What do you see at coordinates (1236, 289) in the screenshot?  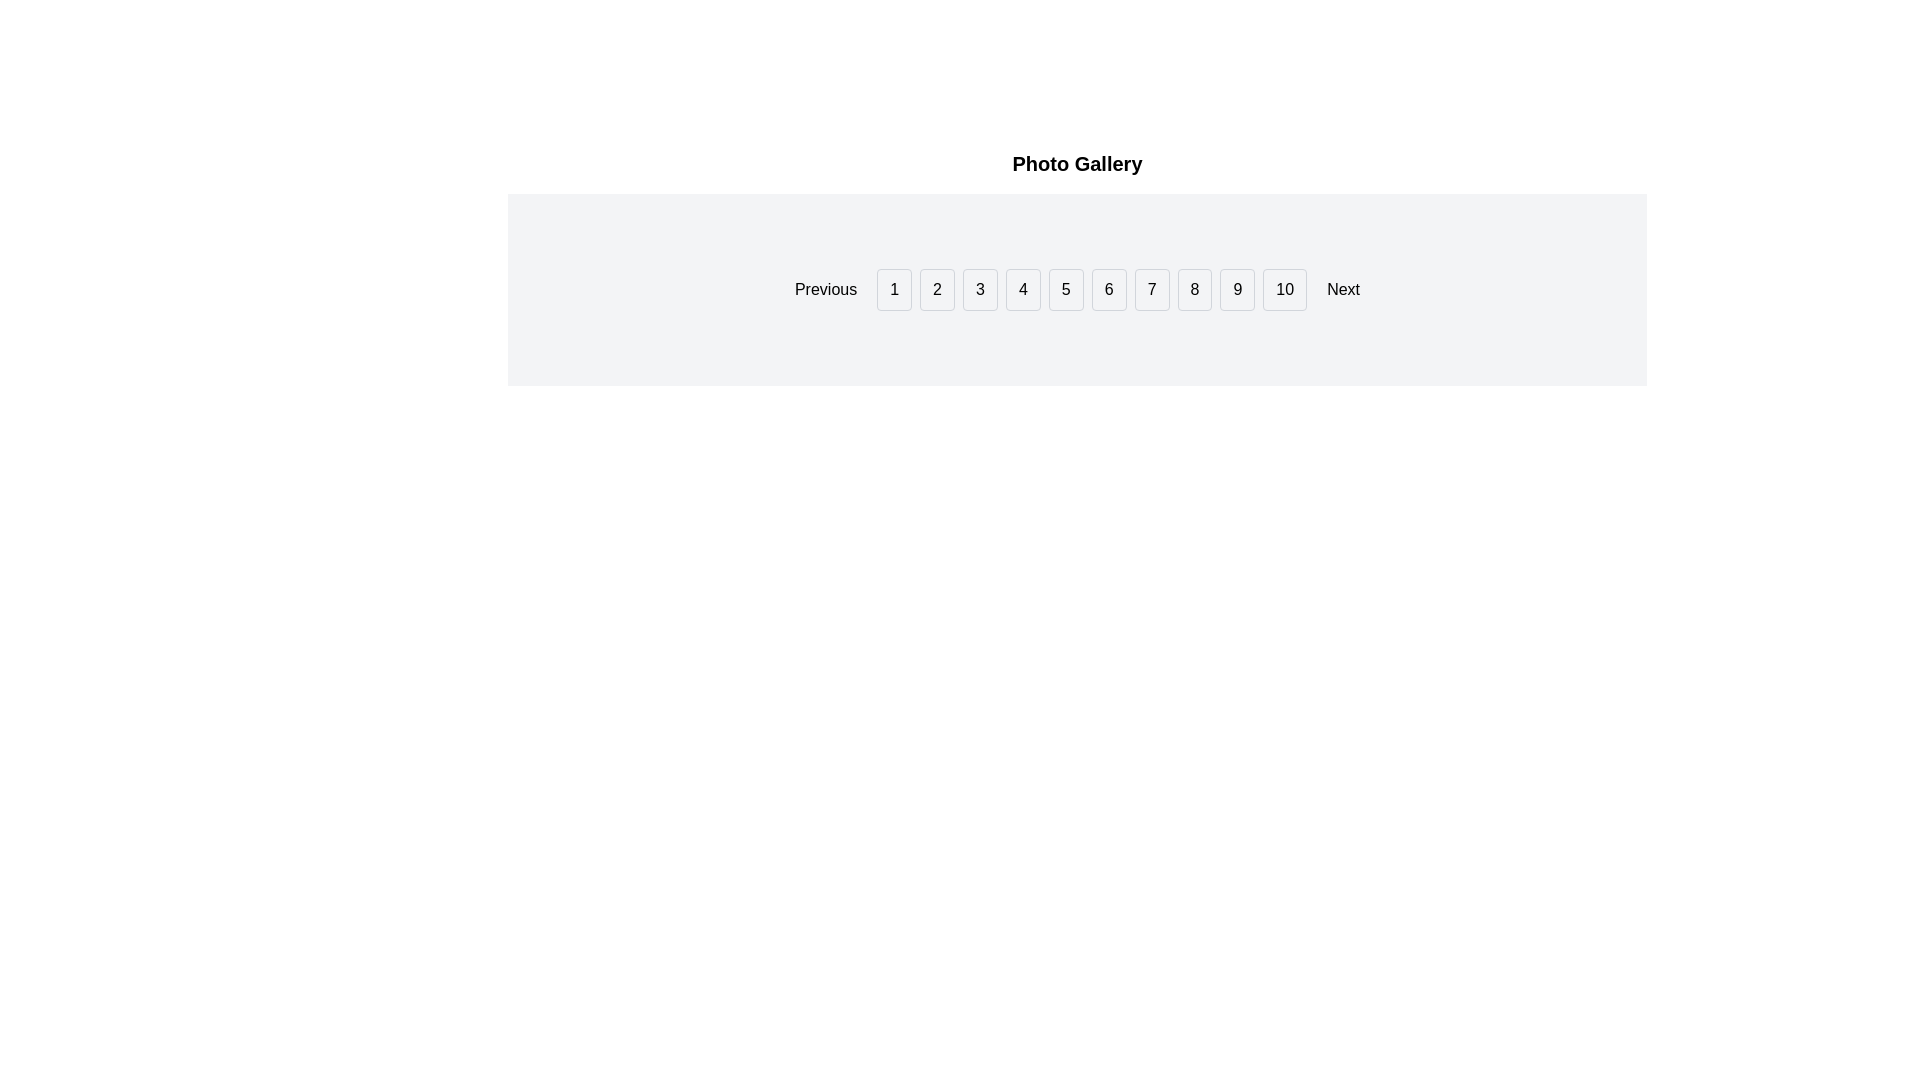 I see `the button labeled '9' in the pagination control` at bounding box center [1236, 289].